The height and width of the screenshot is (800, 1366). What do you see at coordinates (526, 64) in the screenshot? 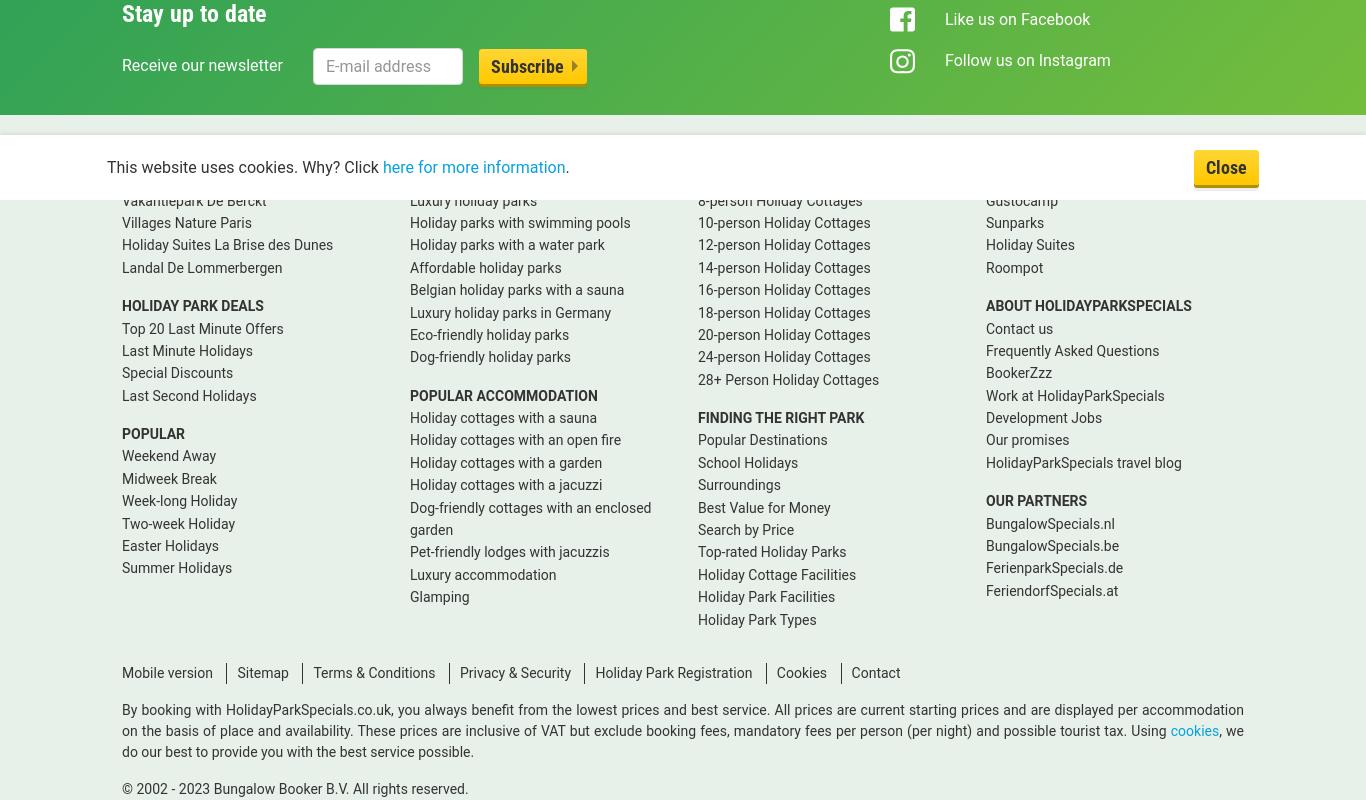
I see `'Subscribe'` at bounding box center [526, 64].